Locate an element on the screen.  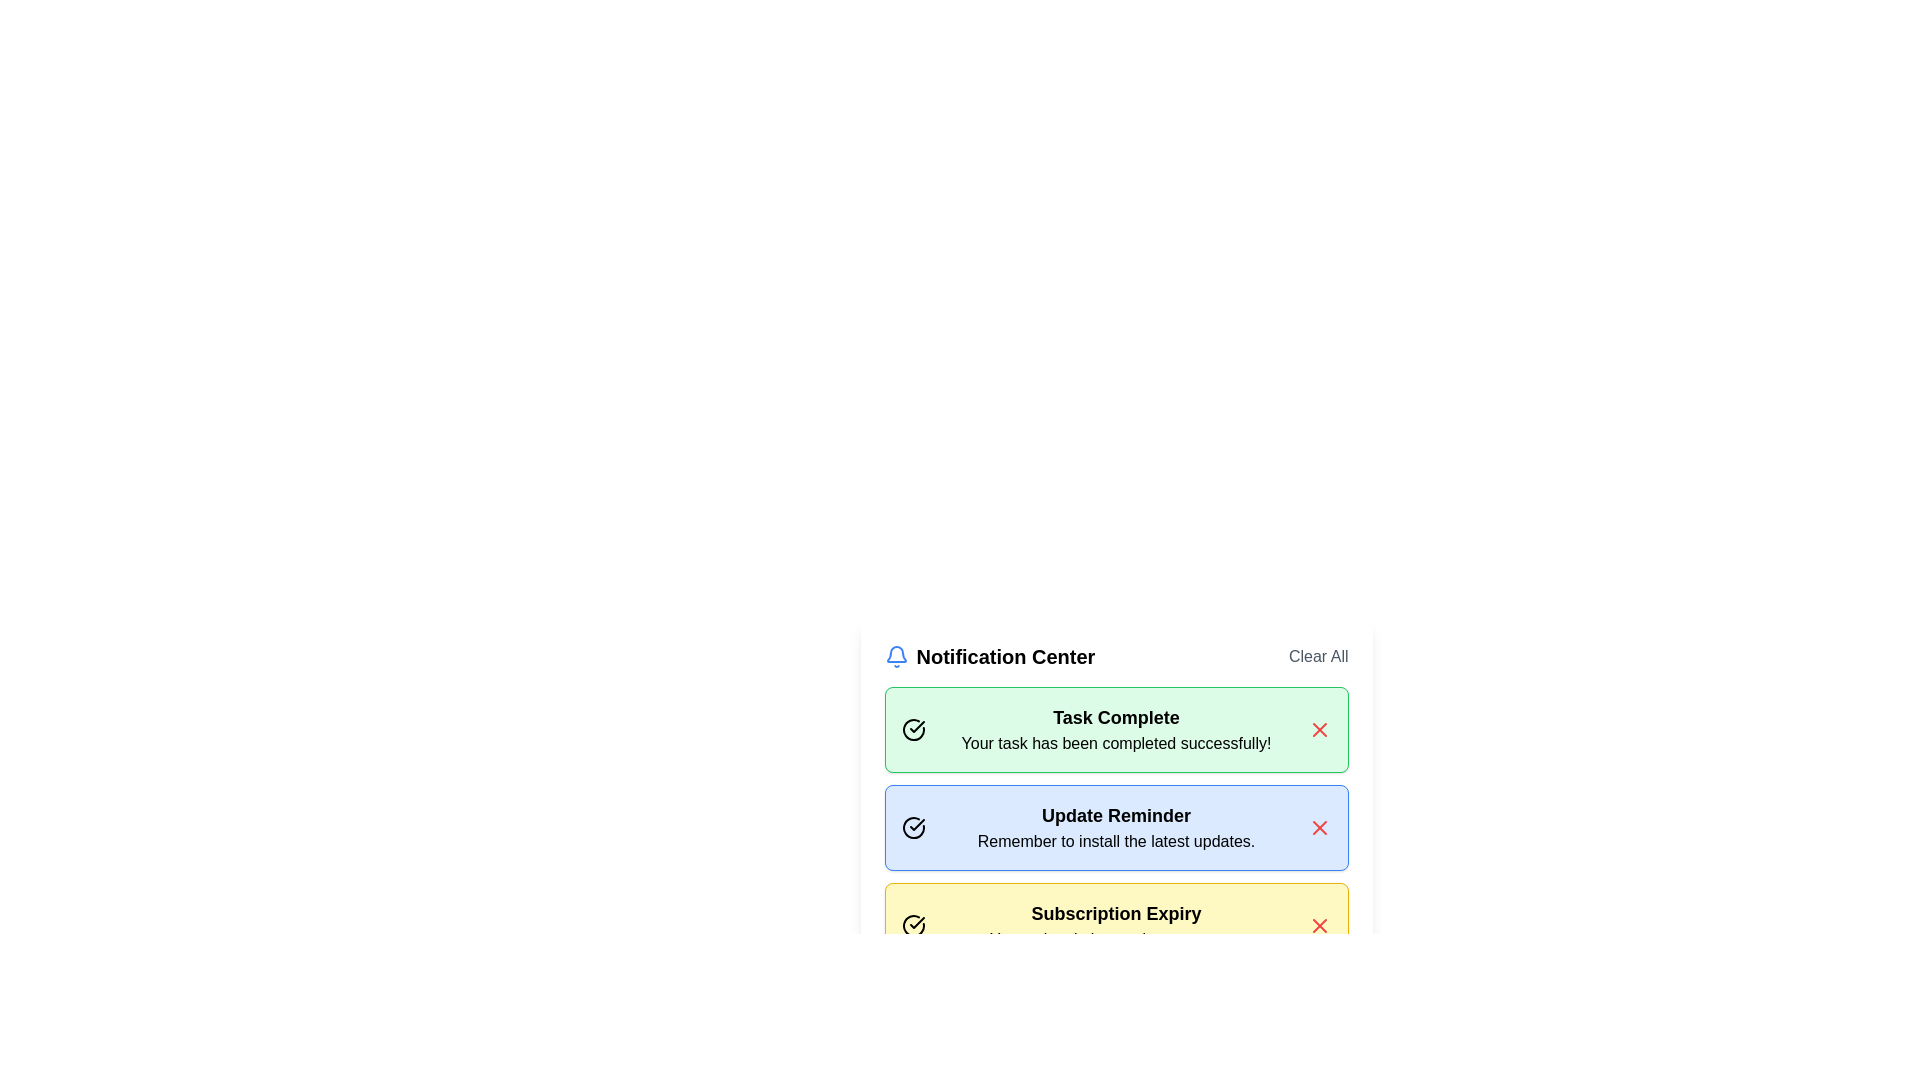
the notification message area that indicates a task has been successfully completed, located in the center of a green box within the notification panel is located at coordinates (1115, 729).